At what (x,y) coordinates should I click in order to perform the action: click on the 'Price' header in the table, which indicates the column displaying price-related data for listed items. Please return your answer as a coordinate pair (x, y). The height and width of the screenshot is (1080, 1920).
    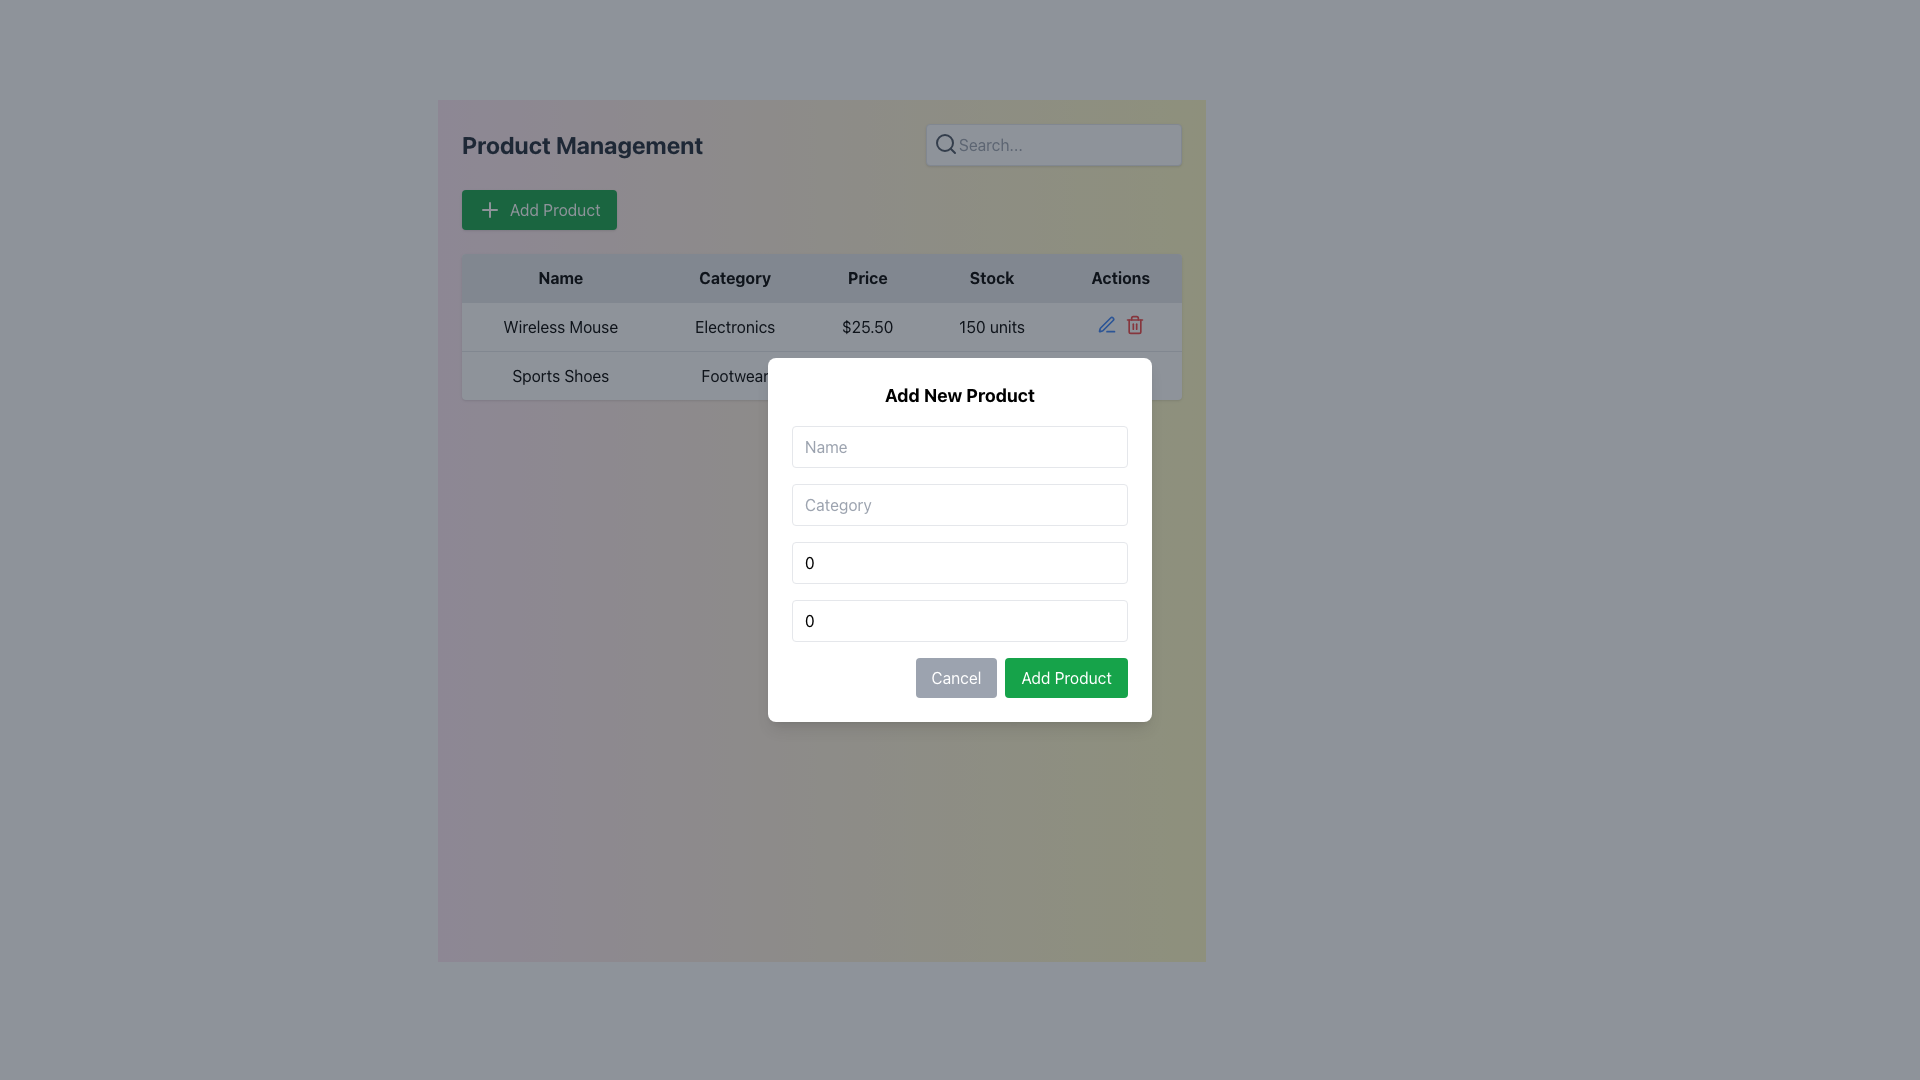
    Looking at the image, I should click on (867, 278).